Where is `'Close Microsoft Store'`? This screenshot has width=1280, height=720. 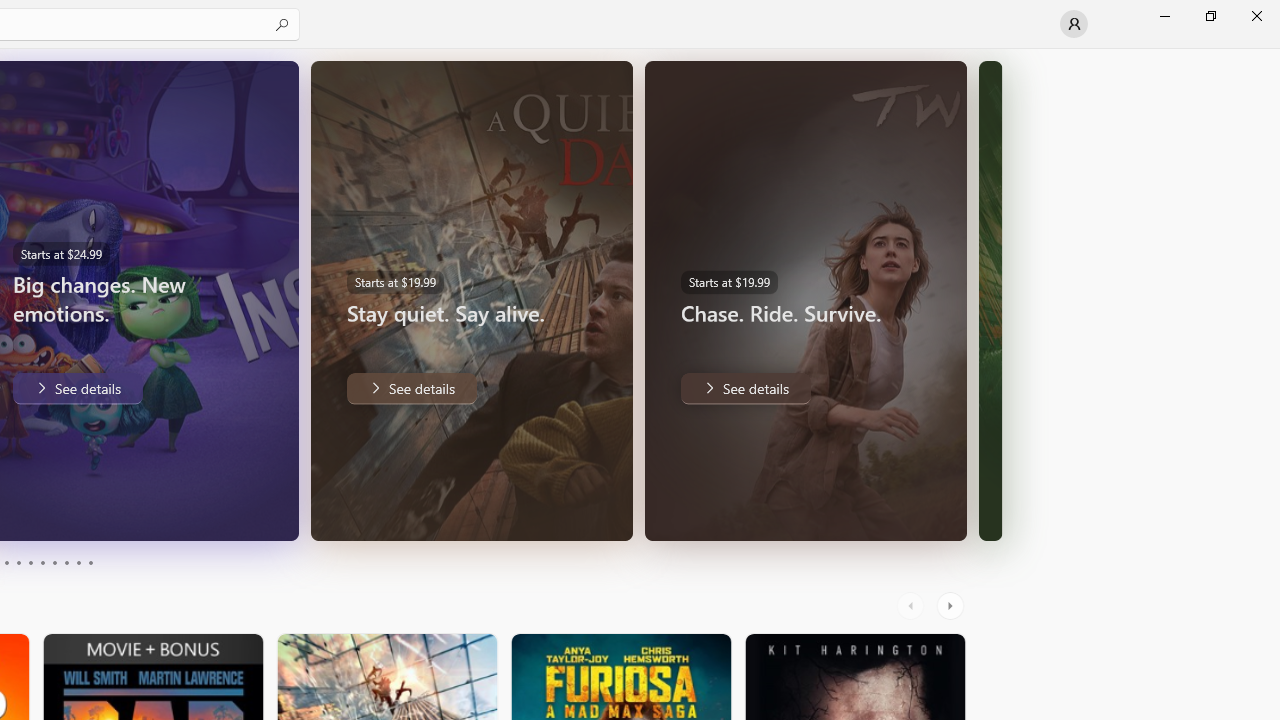
'Close Microsoft Store' is located at coordinates (1255, 15).